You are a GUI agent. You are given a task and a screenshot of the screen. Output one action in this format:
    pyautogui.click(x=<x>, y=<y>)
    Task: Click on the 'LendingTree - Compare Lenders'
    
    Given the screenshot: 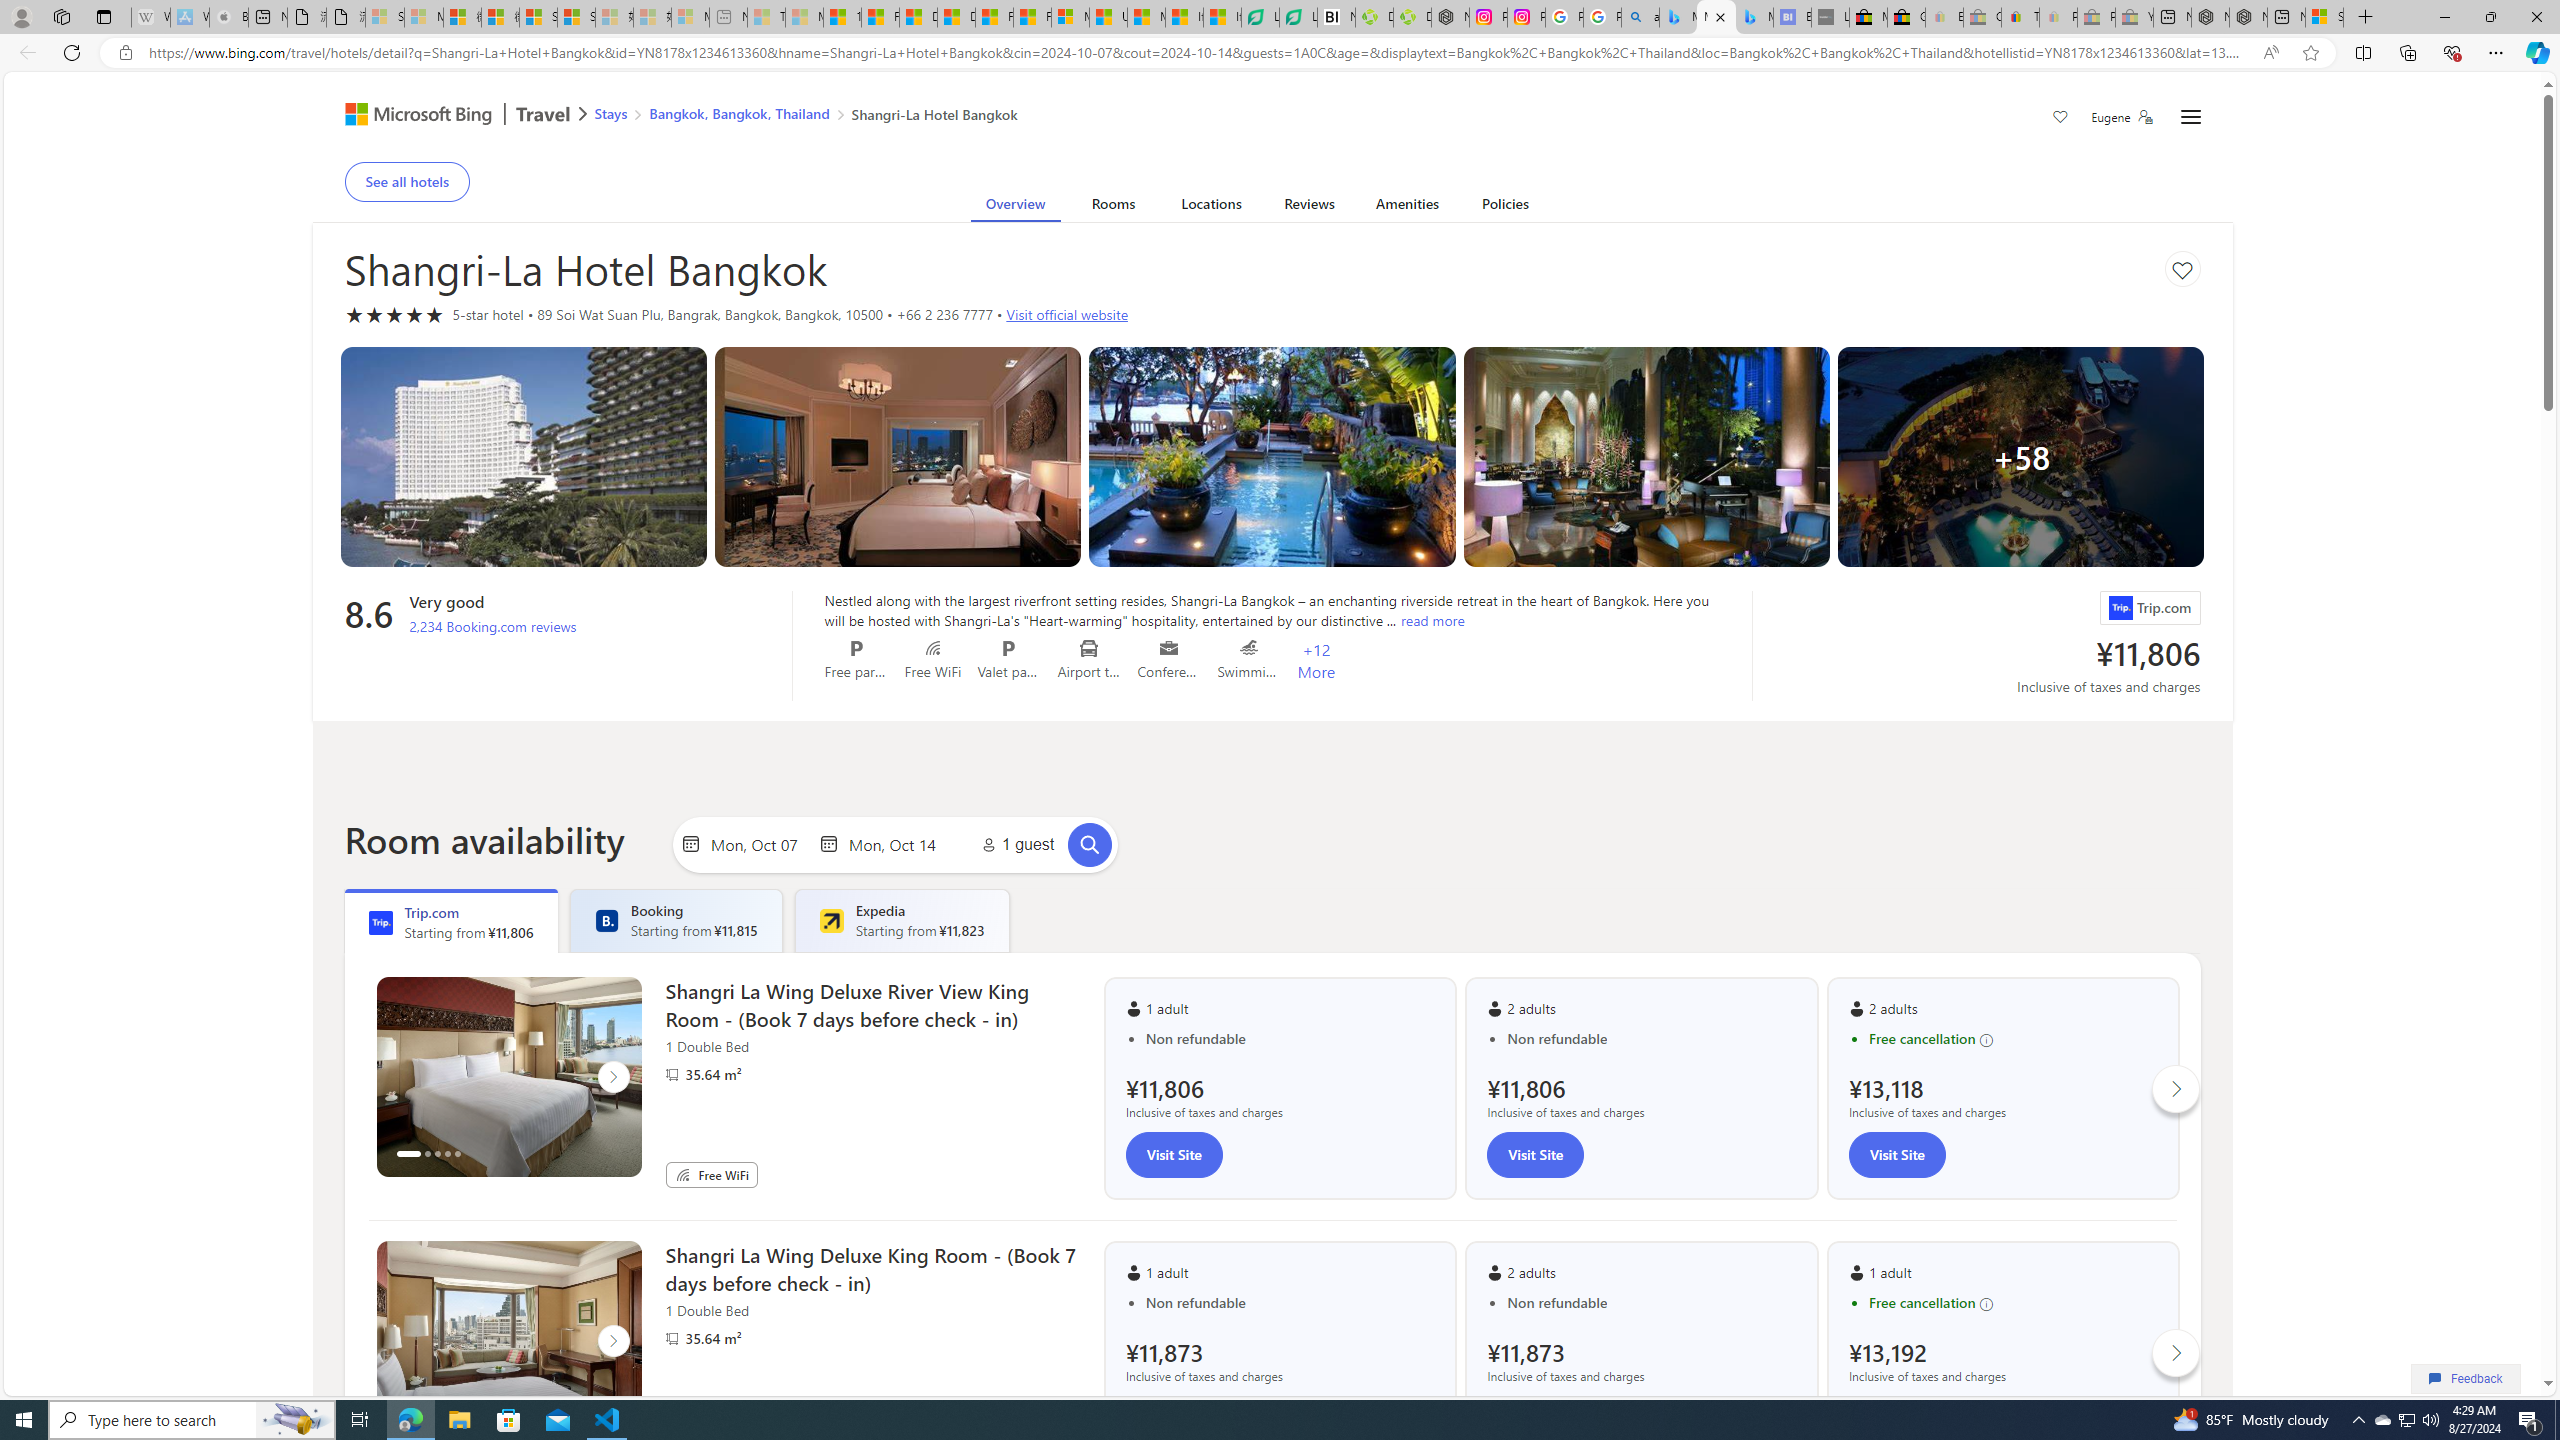 What is the action you would take?
    pyautogui.click(x=1296, y=16)
    